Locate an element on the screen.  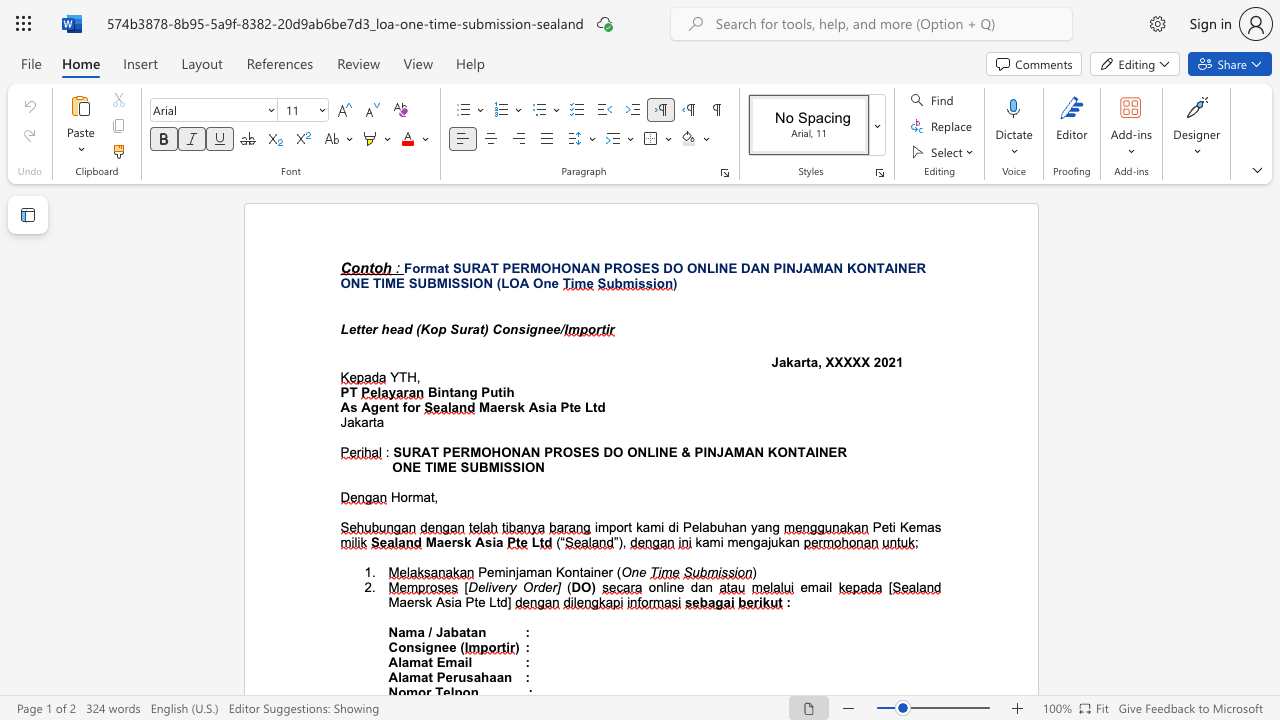
the space between the continuous character "T" and "I" in the text is located at coordinates (380, 283).